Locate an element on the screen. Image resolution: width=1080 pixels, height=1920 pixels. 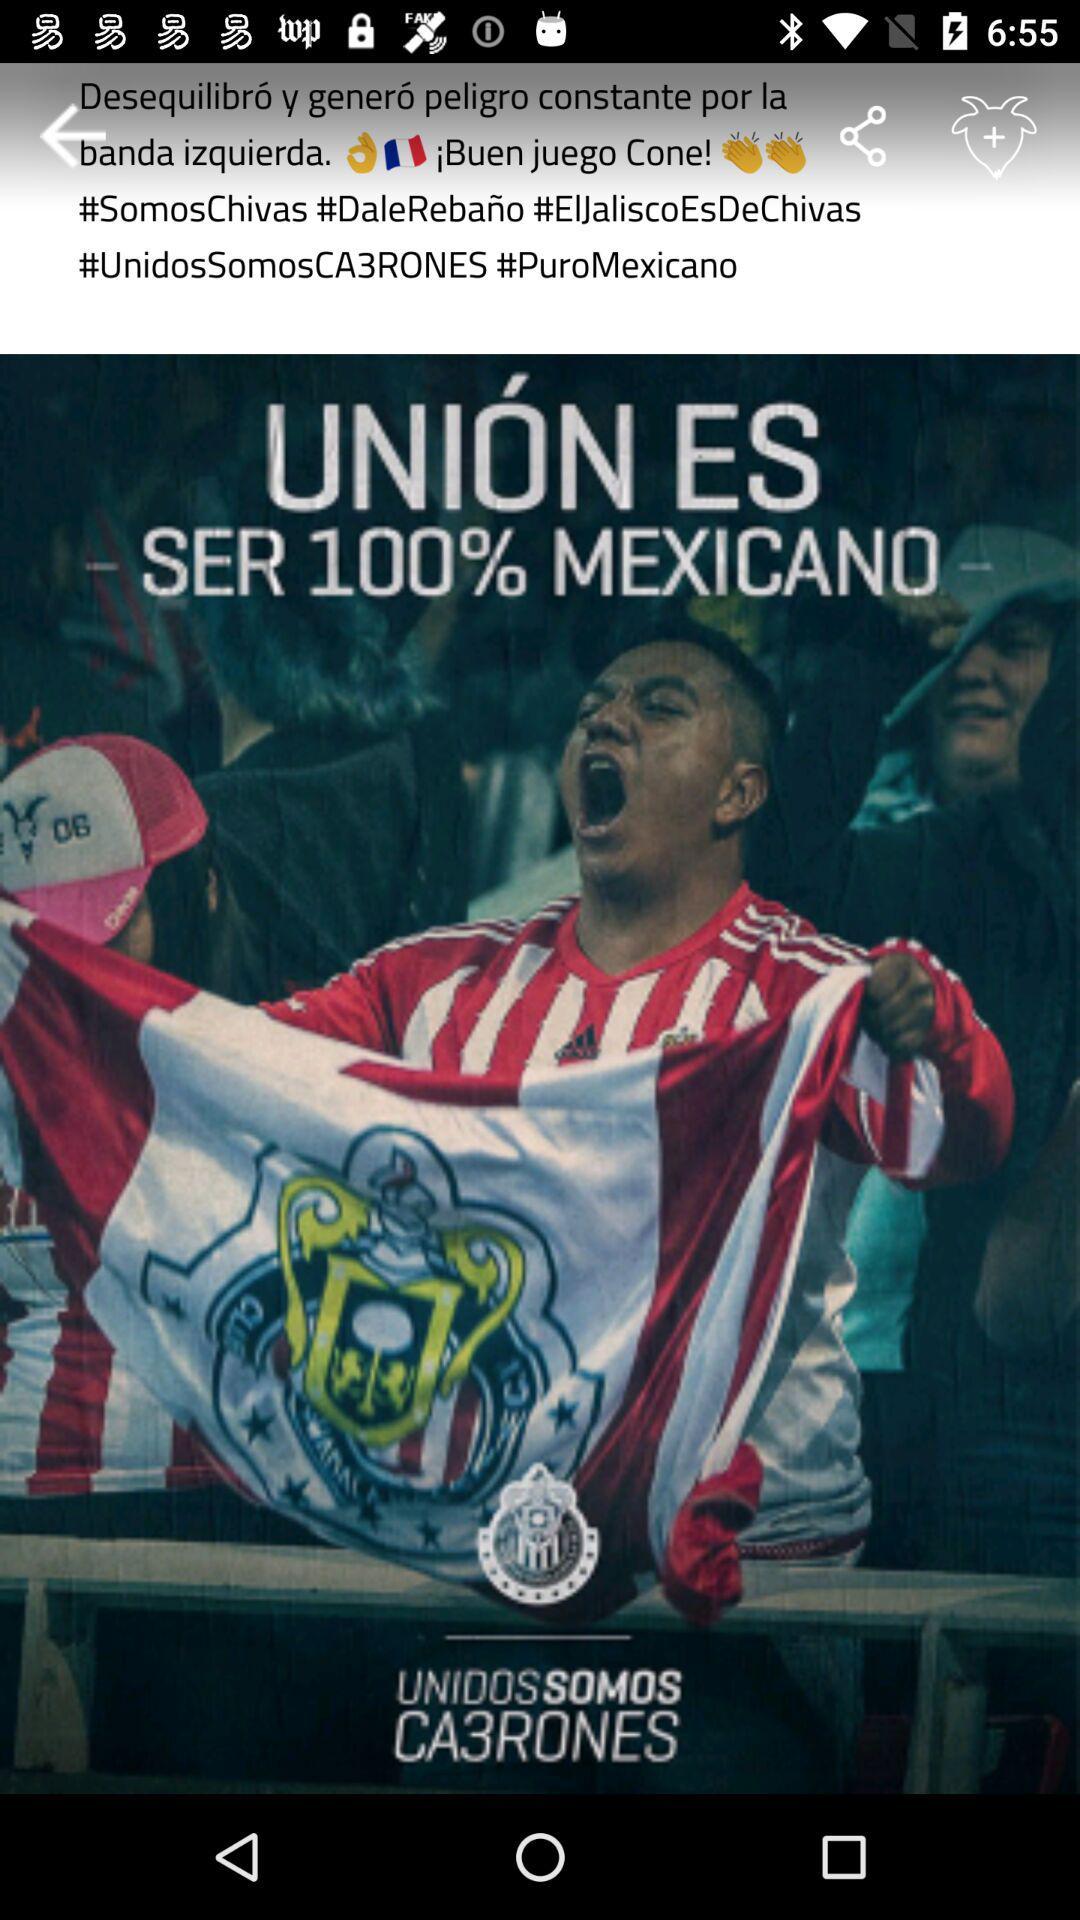
the arrow_backward icon is located at coordinates (71, 135).